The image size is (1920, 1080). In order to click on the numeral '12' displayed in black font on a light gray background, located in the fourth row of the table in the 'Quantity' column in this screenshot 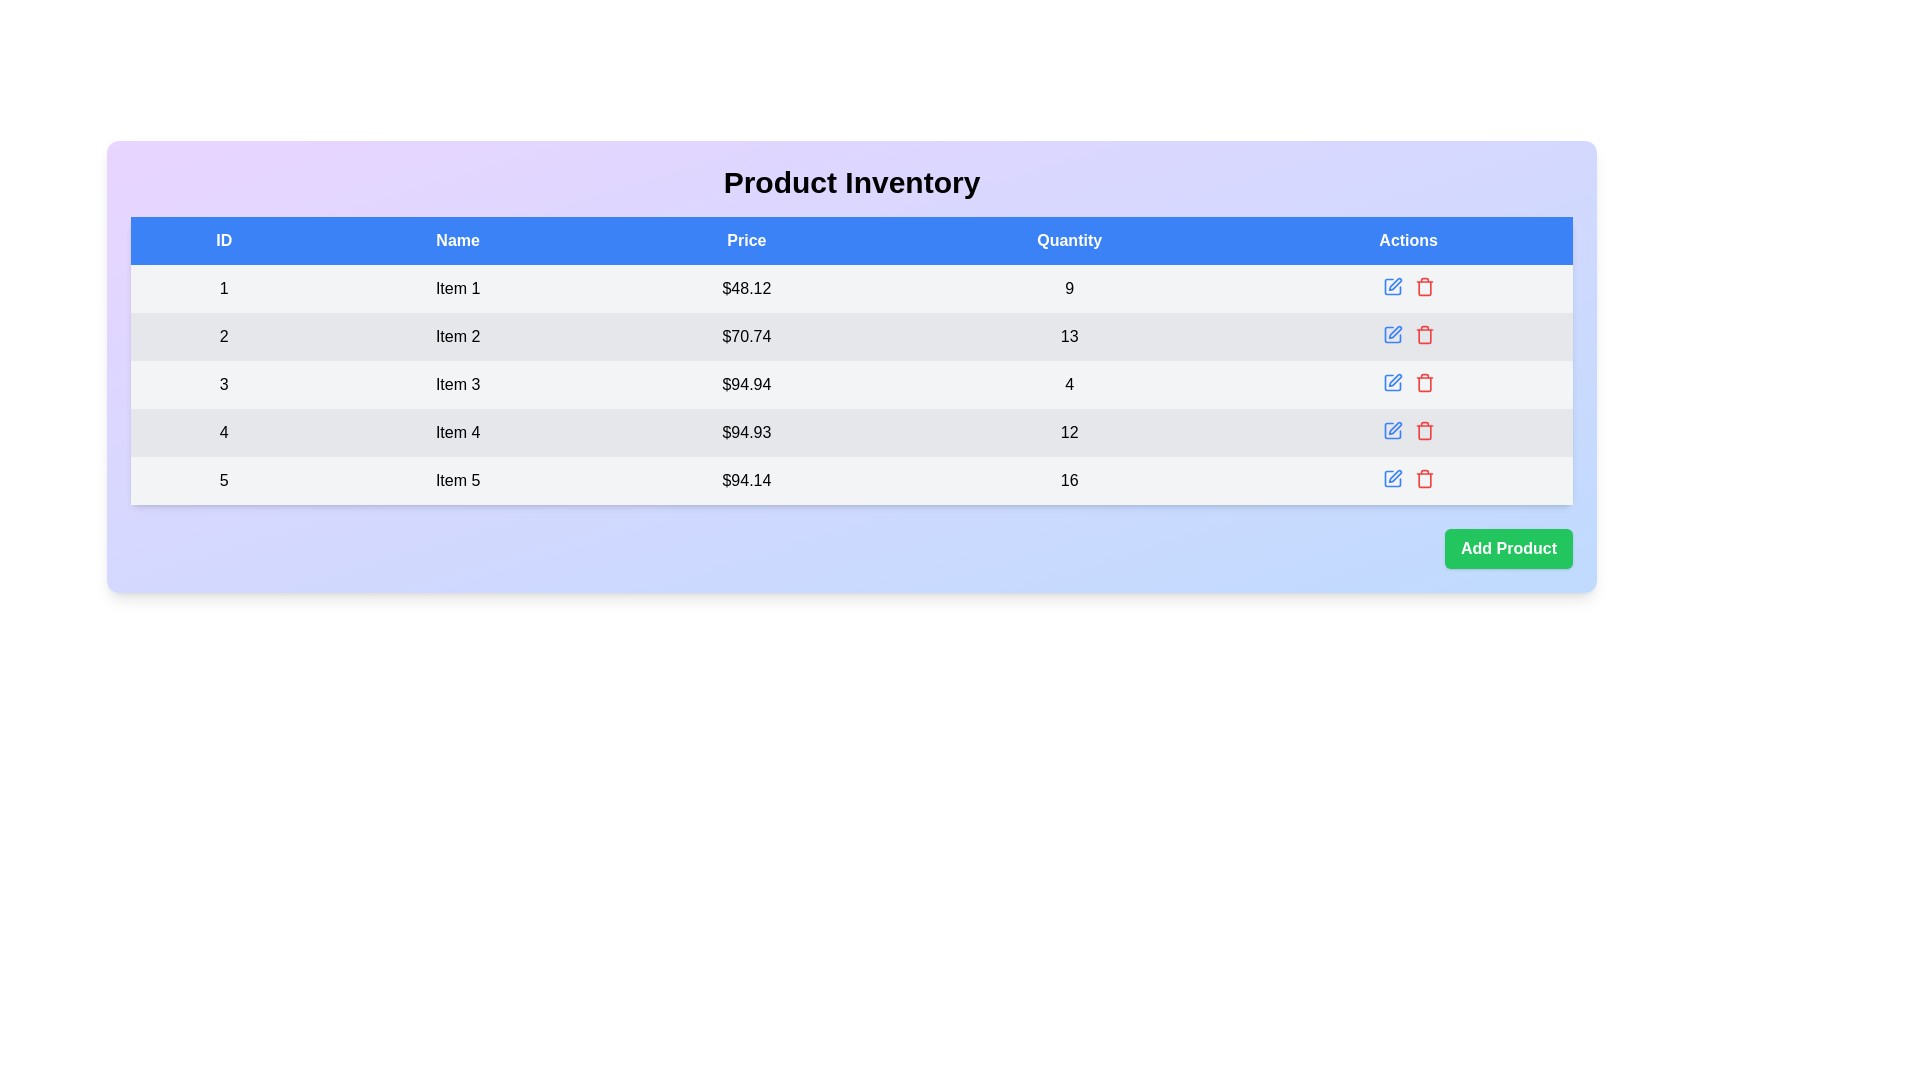, I will do `click(1068, 431)`.